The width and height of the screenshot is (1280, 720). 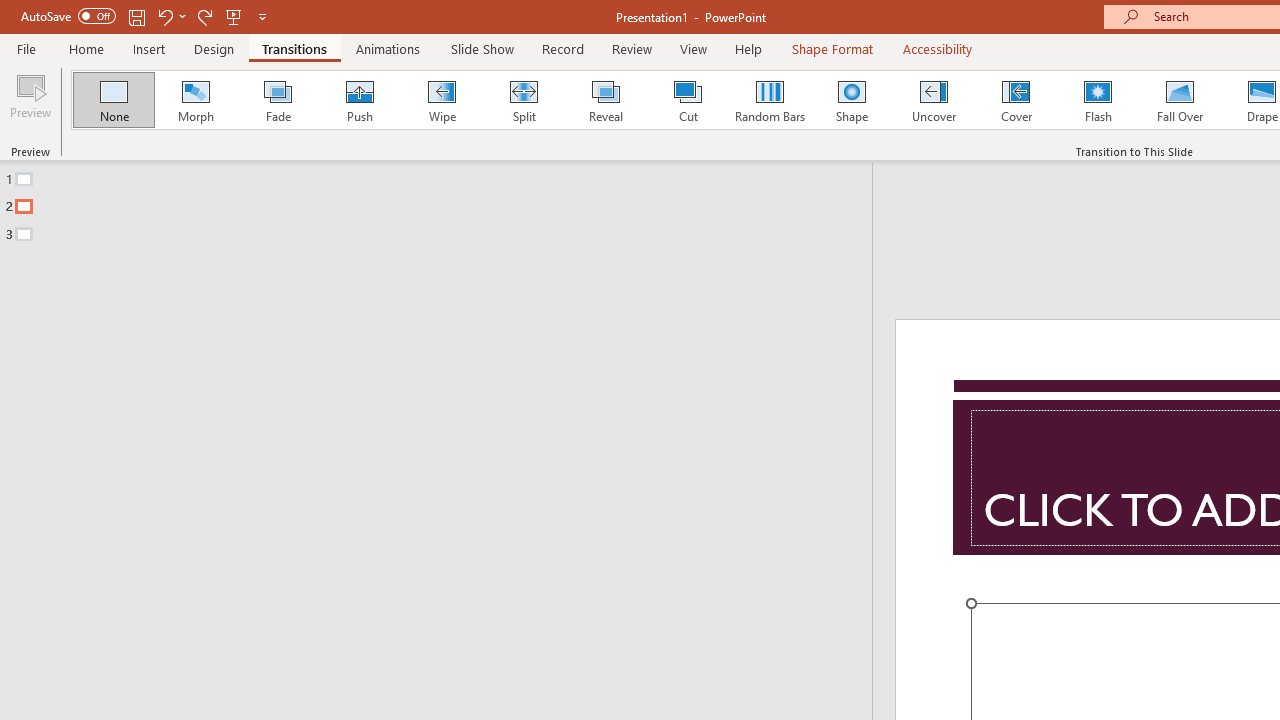 I want to click on 'Morph', so click(x=195, y=100).